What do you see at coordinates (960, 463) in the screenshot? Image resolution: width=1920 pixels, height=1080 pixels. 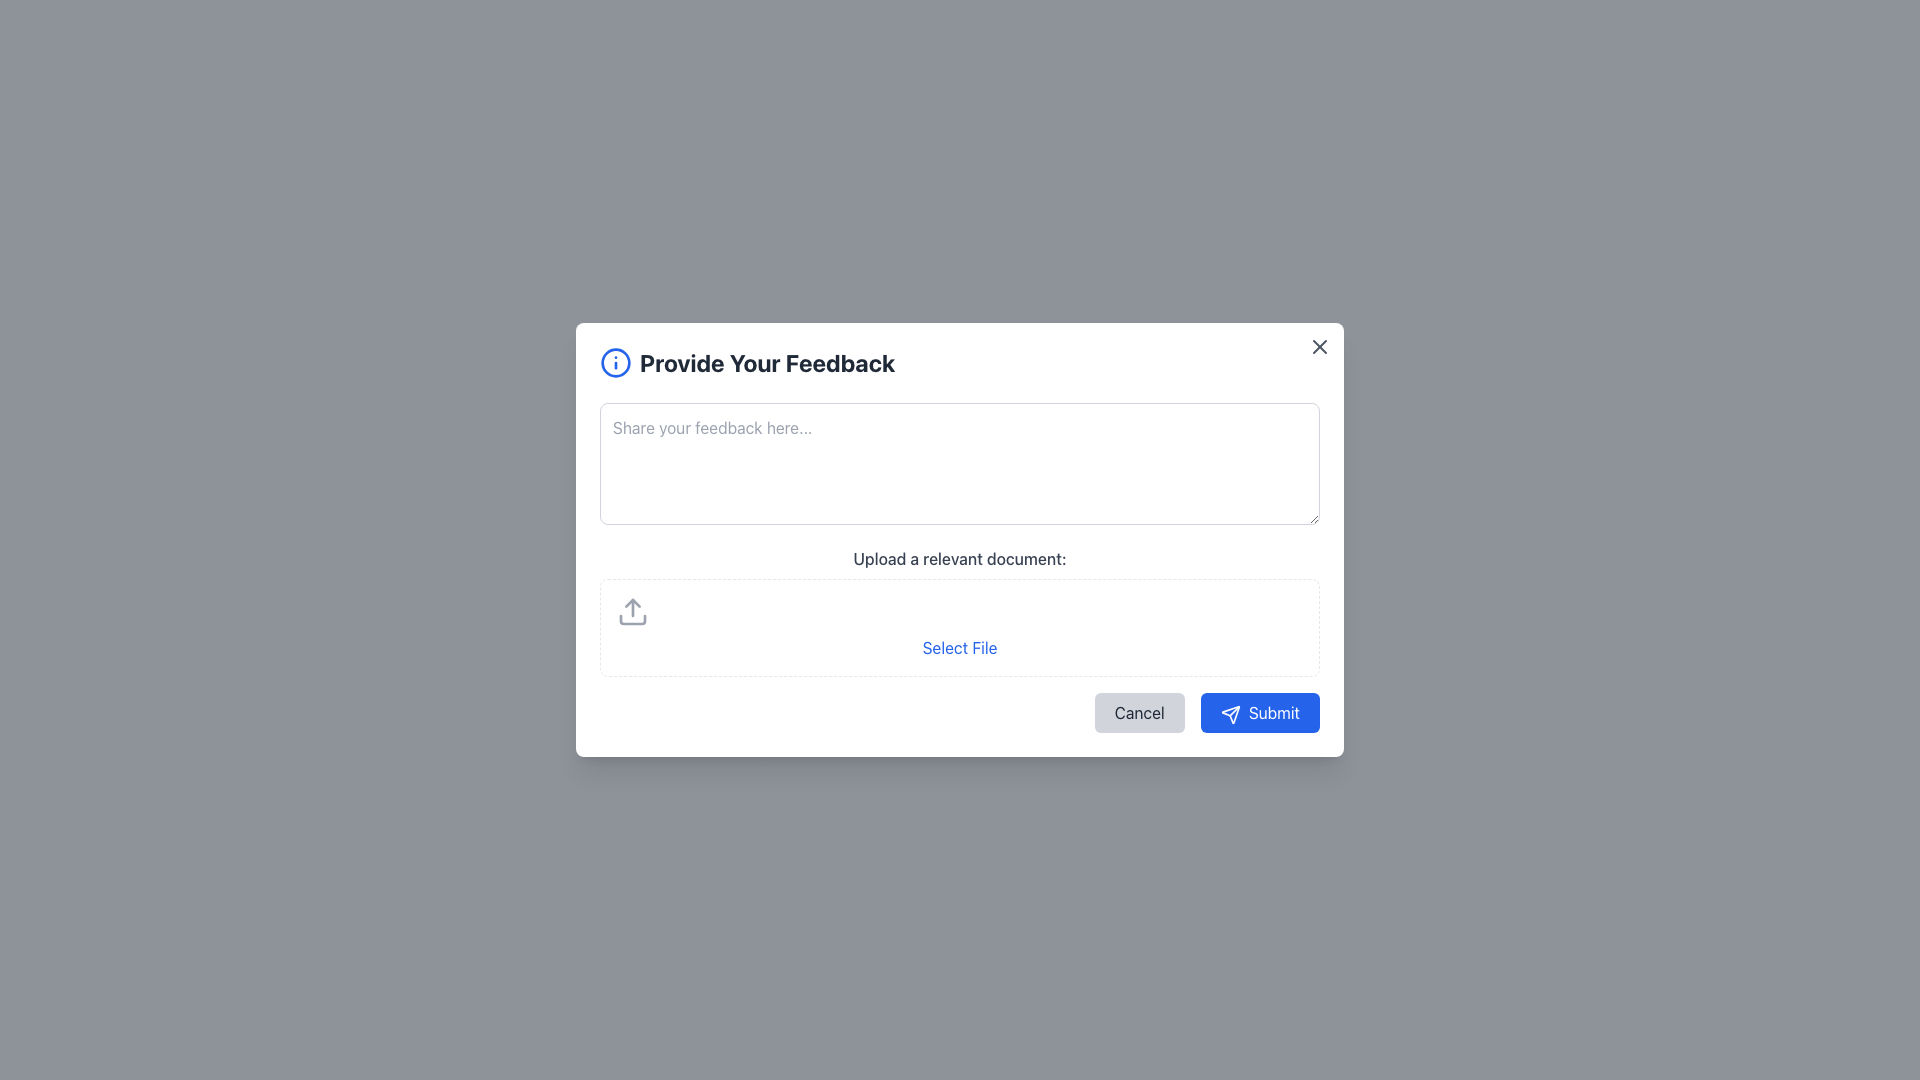 I see `the multiline text input field for feedback by pressing the Tab key` at bounding box center [960, 463].